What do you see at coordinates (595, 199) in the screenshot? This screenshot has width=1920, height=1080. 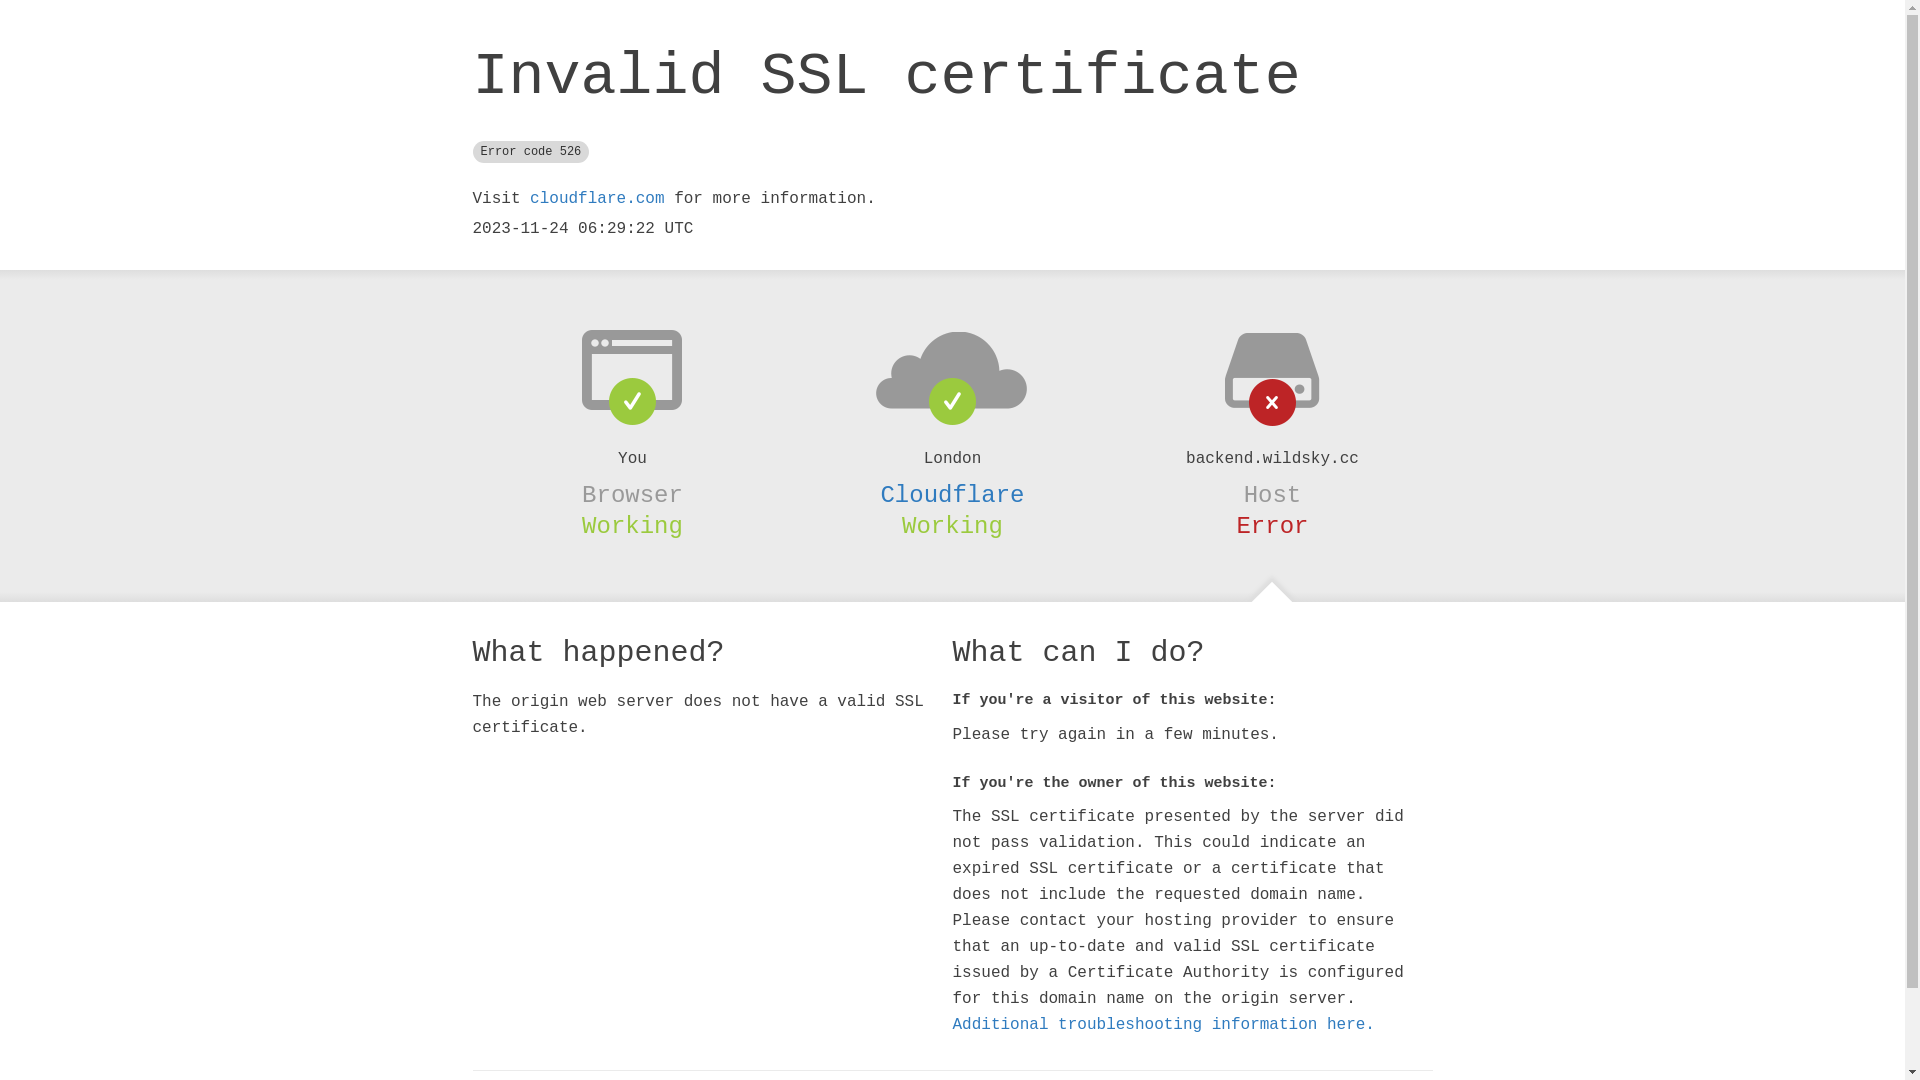 I see `'cloudflare.com'` at bounding box center [595, 199].